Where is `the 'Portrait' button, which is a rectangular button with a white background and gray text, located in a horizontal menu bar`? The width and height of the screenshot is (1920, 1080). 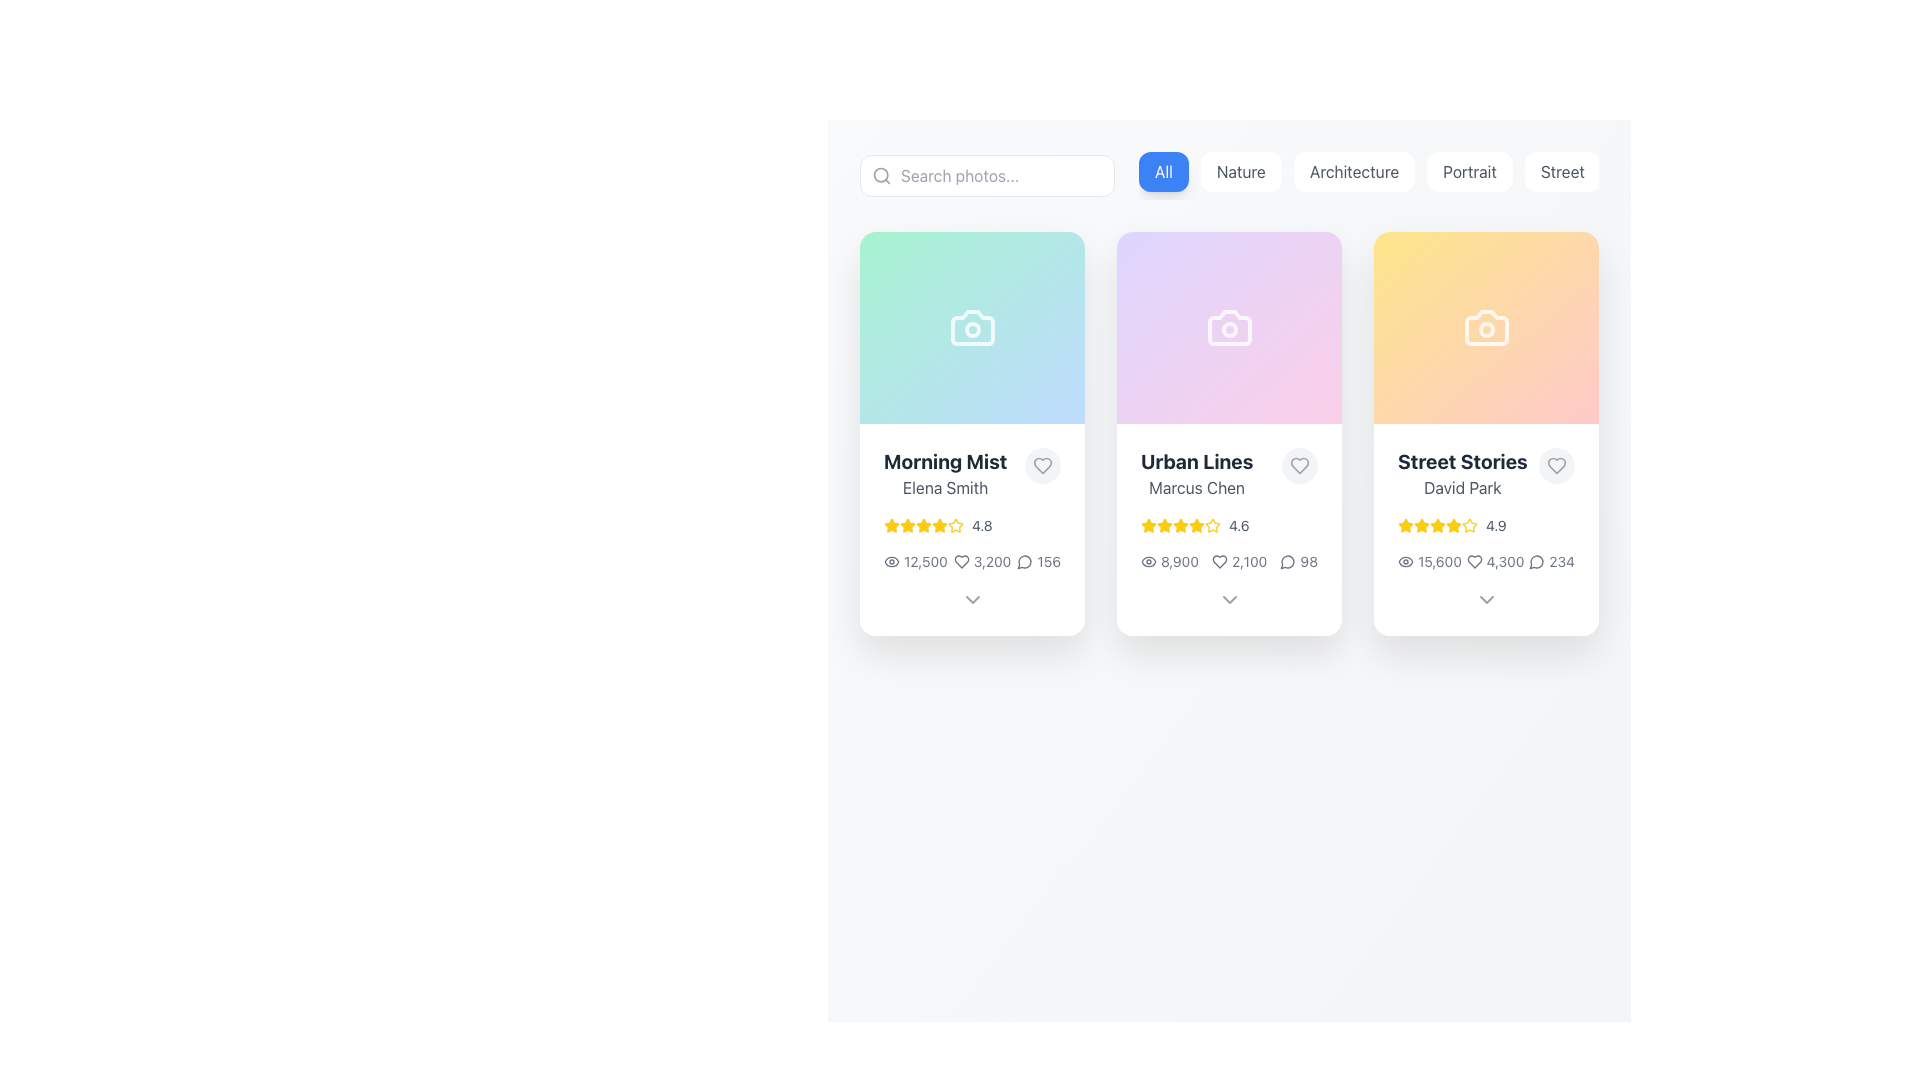
the 'Portrait' button, which is a rectangular button with a white background and gray text, located in a horizontal menu bar is located at coordinates (1469, 171).